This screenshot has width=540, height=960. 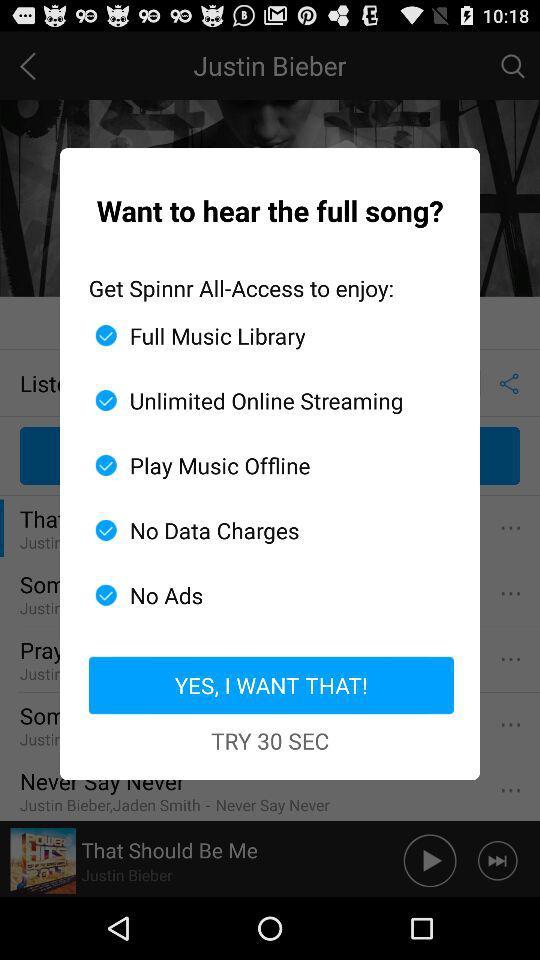 What do you see at coordinates (262, 595) in the screenshot?
I see `the icon below the no data charges app` at bounding box center [262, 595].